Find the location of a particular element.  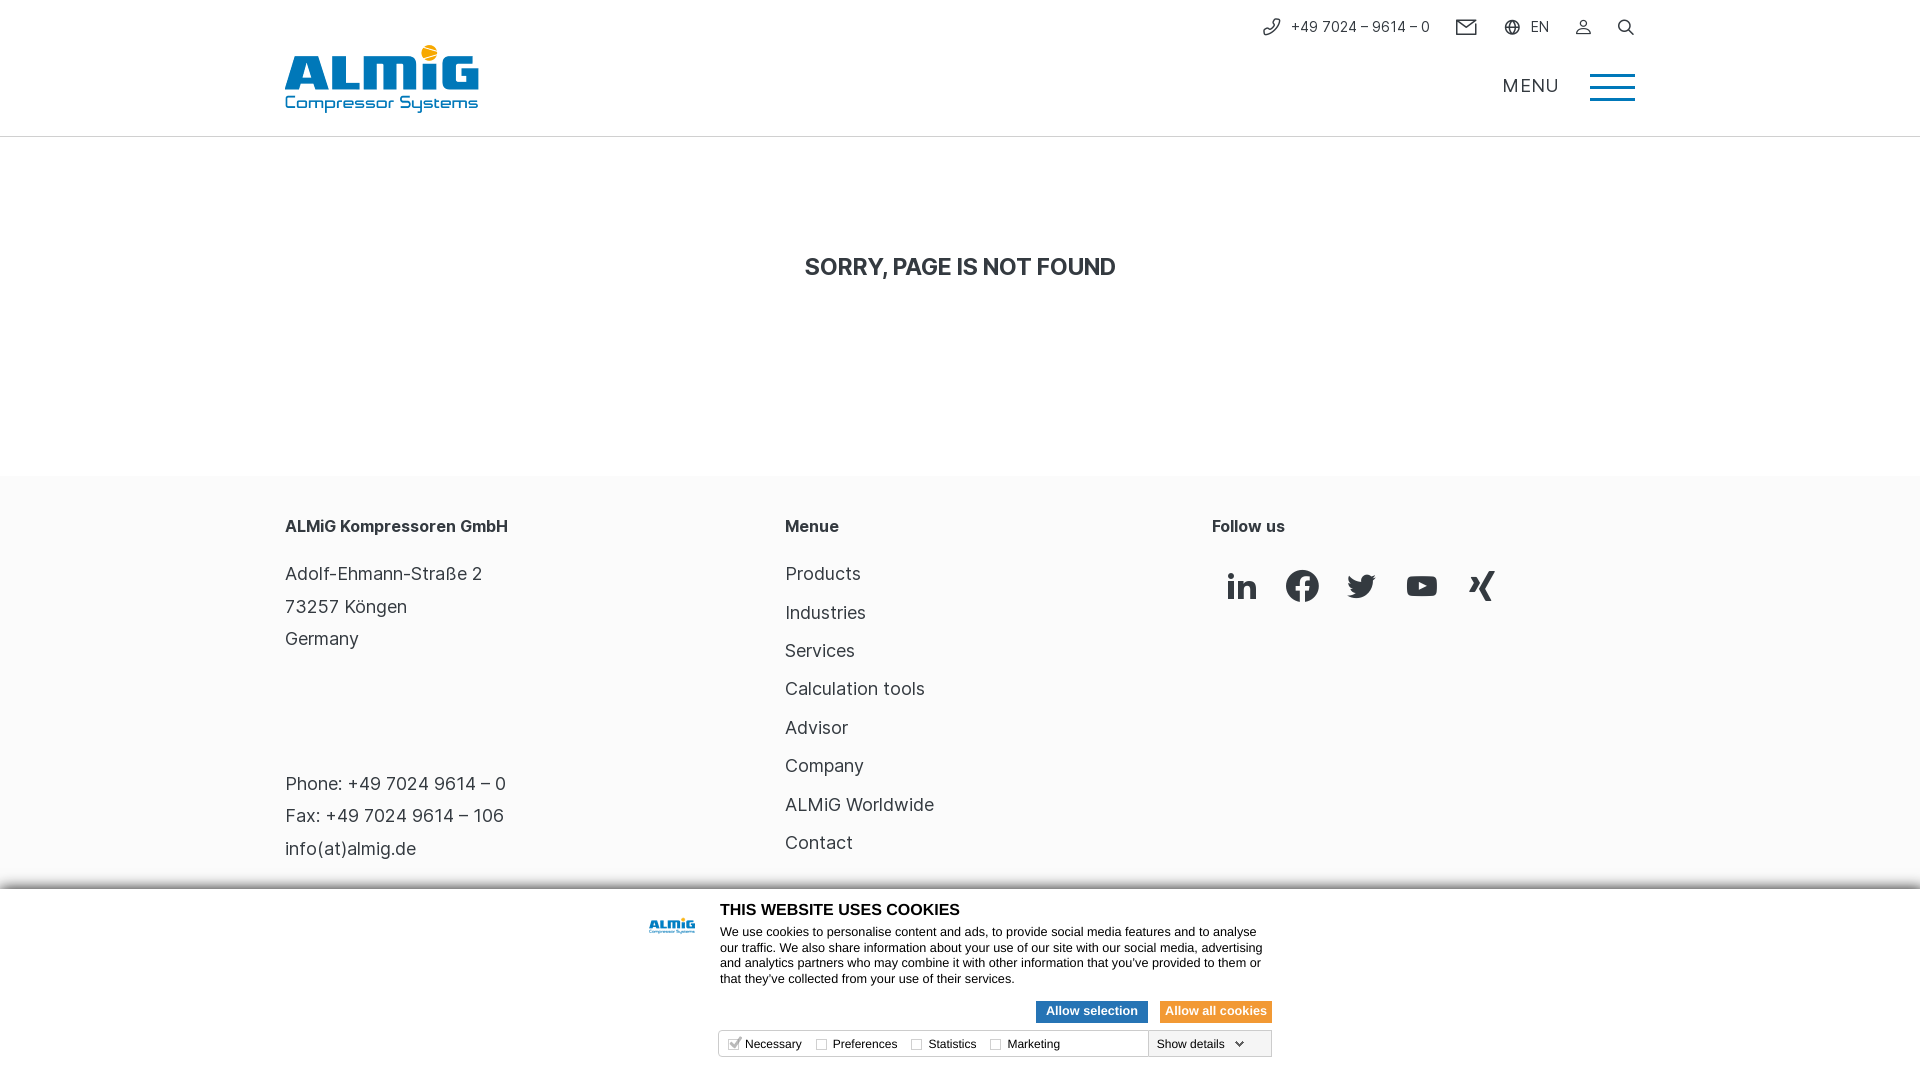

'EN' is located at coordinates (1525, 27).